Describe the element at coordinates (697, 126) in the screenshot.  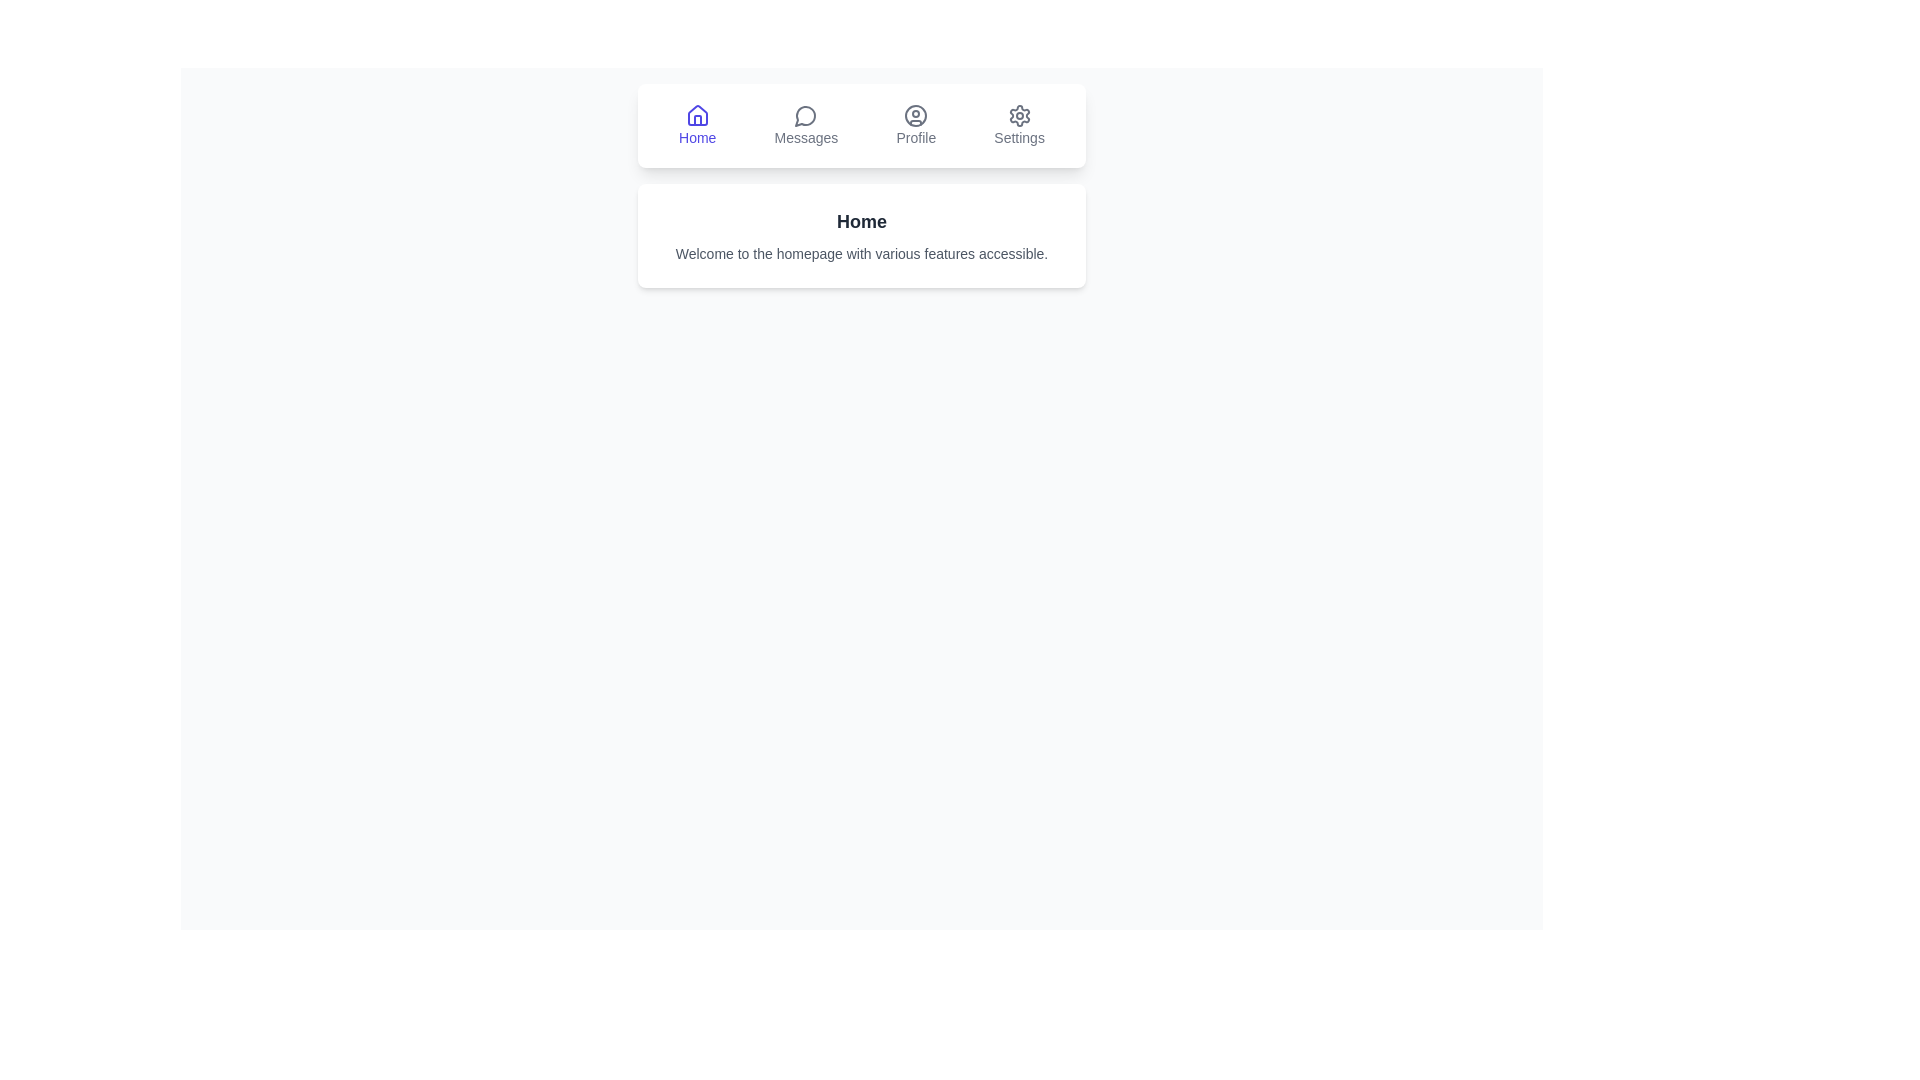
I see `the Home tab` at that location.